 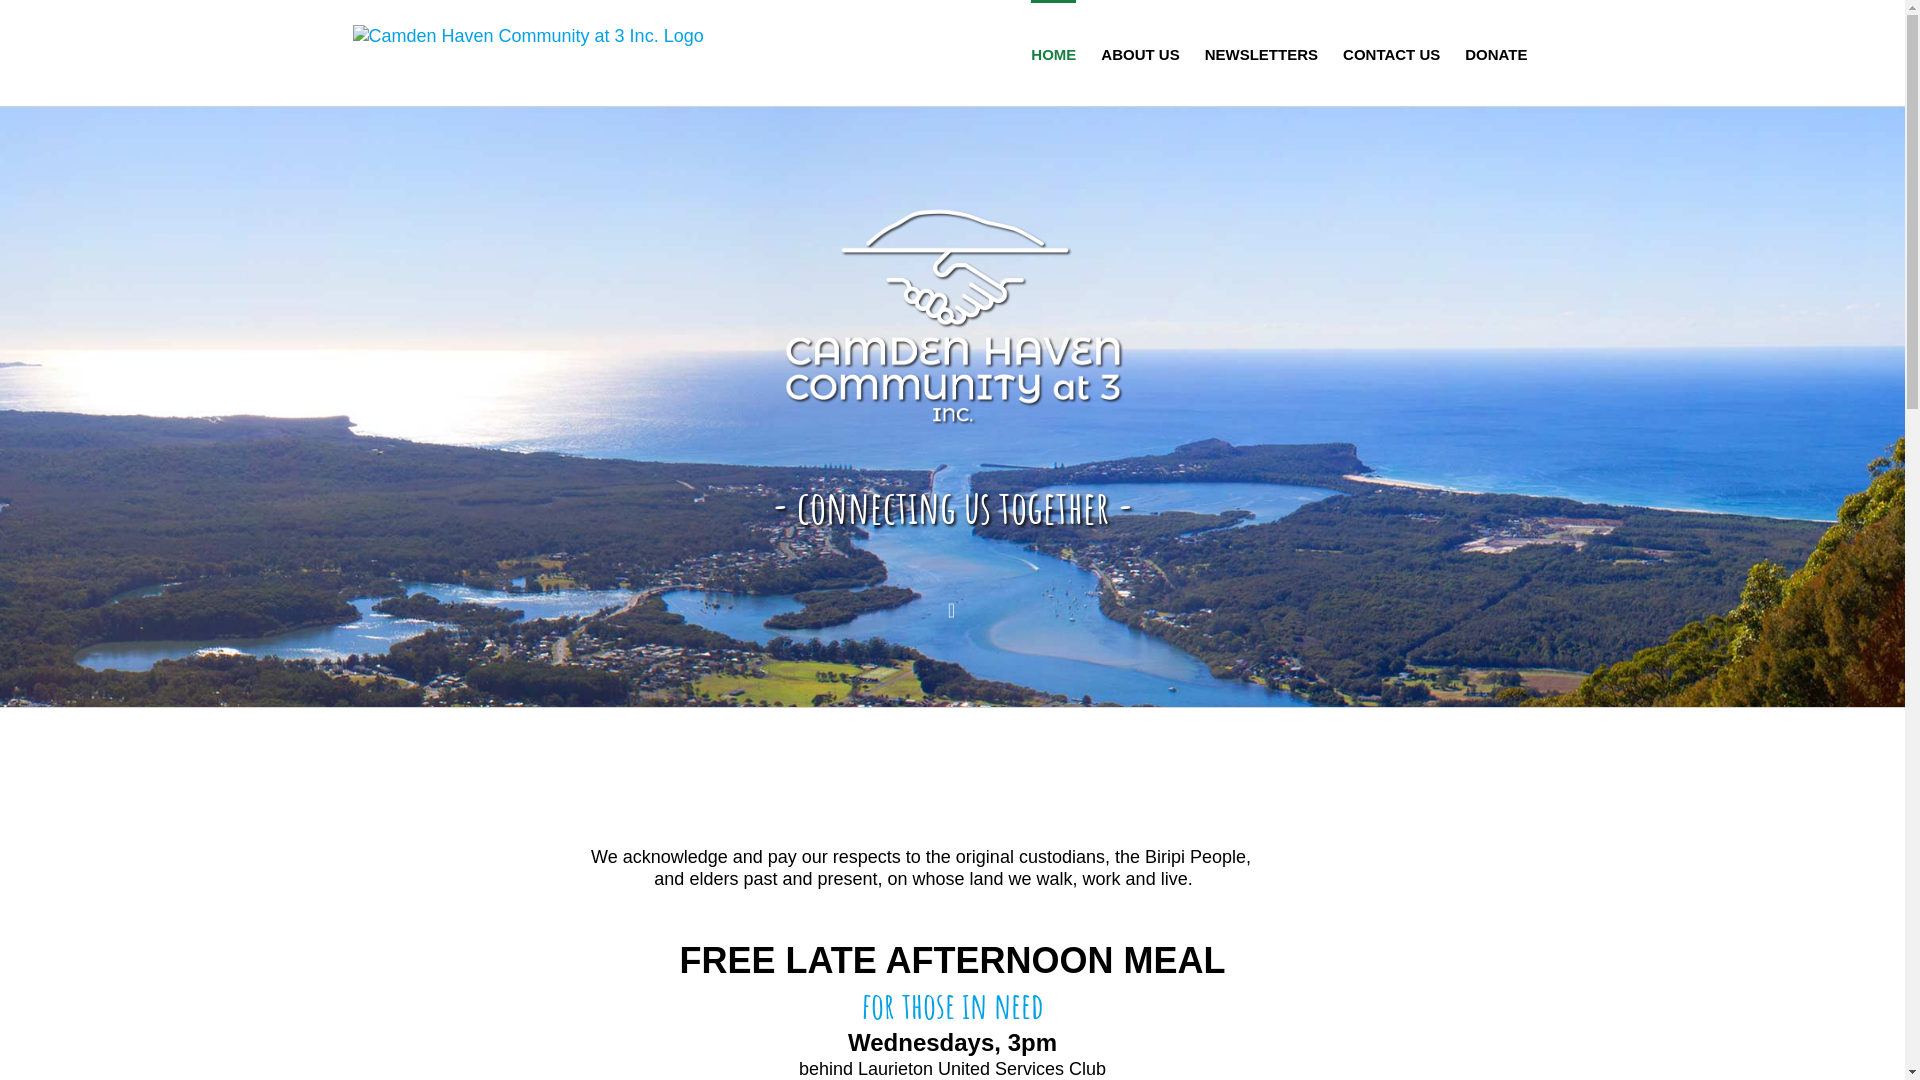 I want to click on 'CONTACT US', so click(x=1390, y=52).